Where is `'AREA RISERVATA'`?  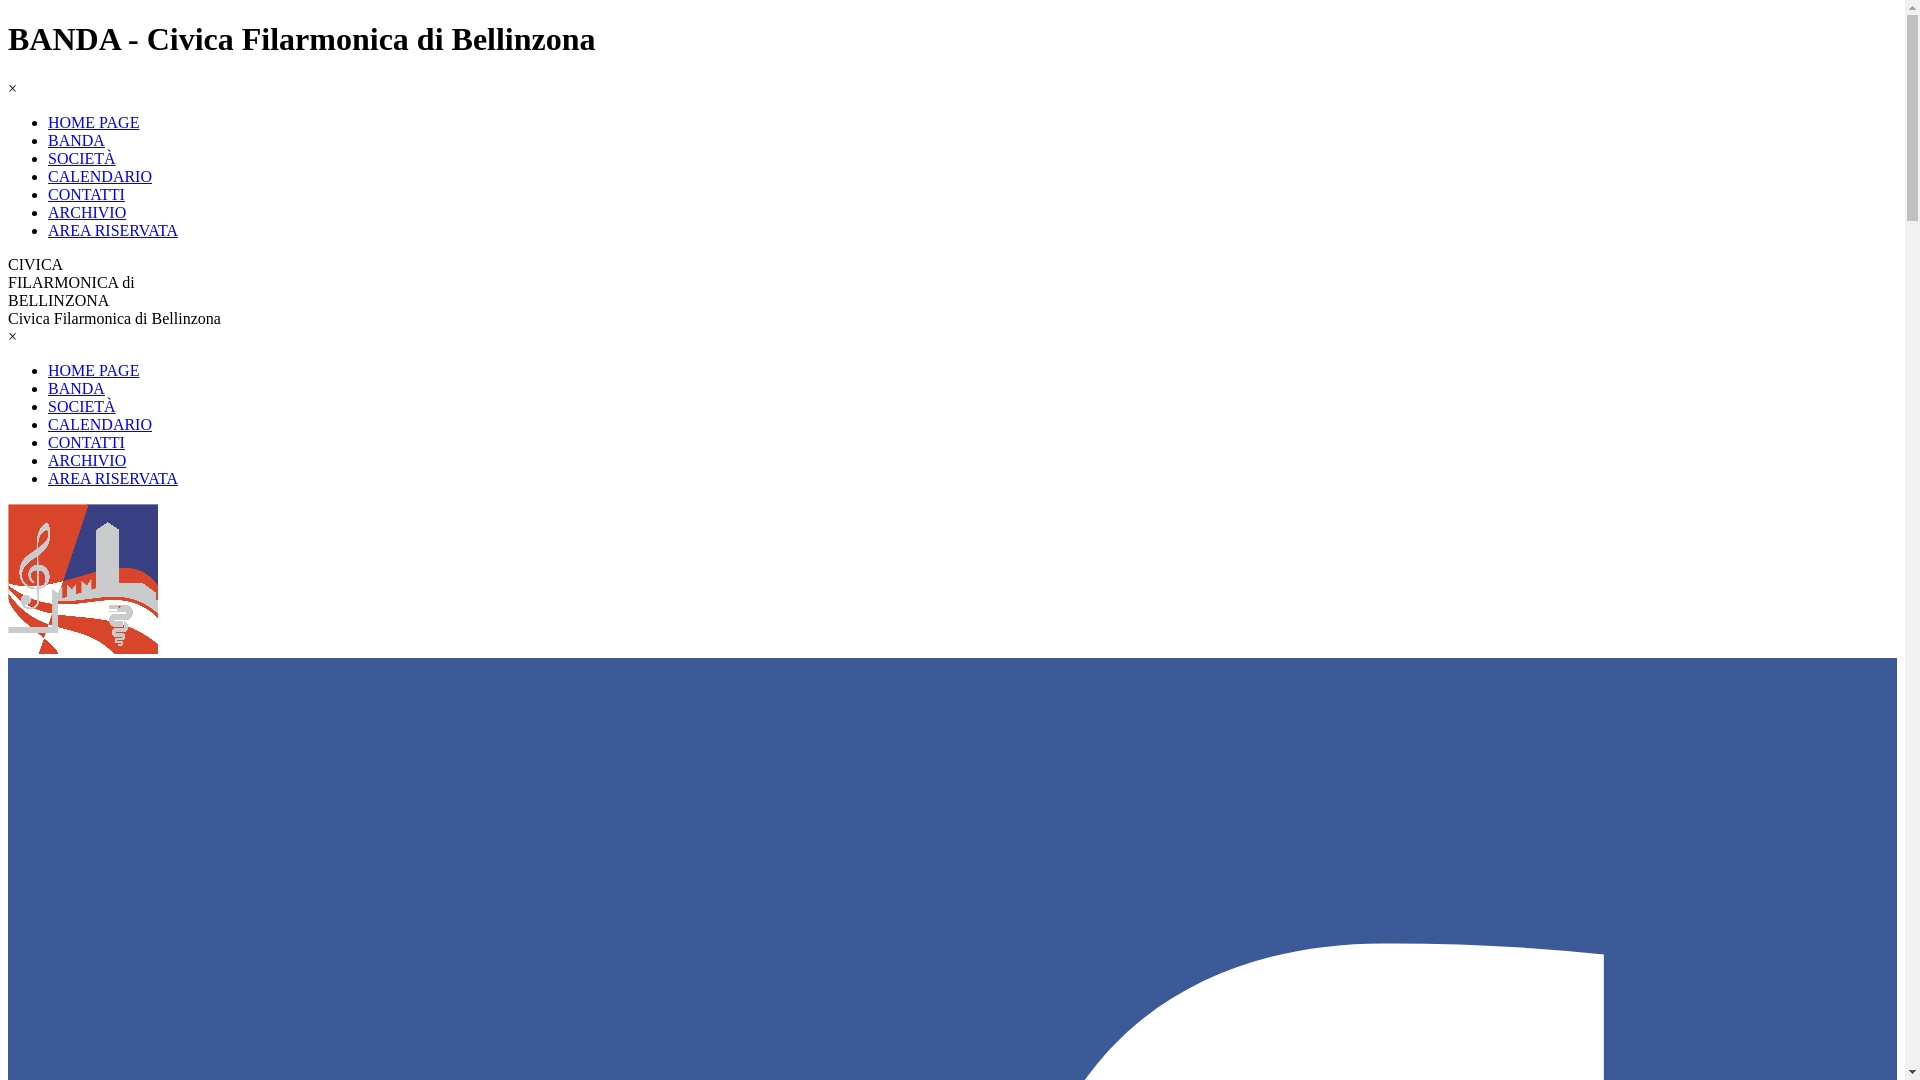
'AREA RISERVATA' is located at coordinates (48, 478).